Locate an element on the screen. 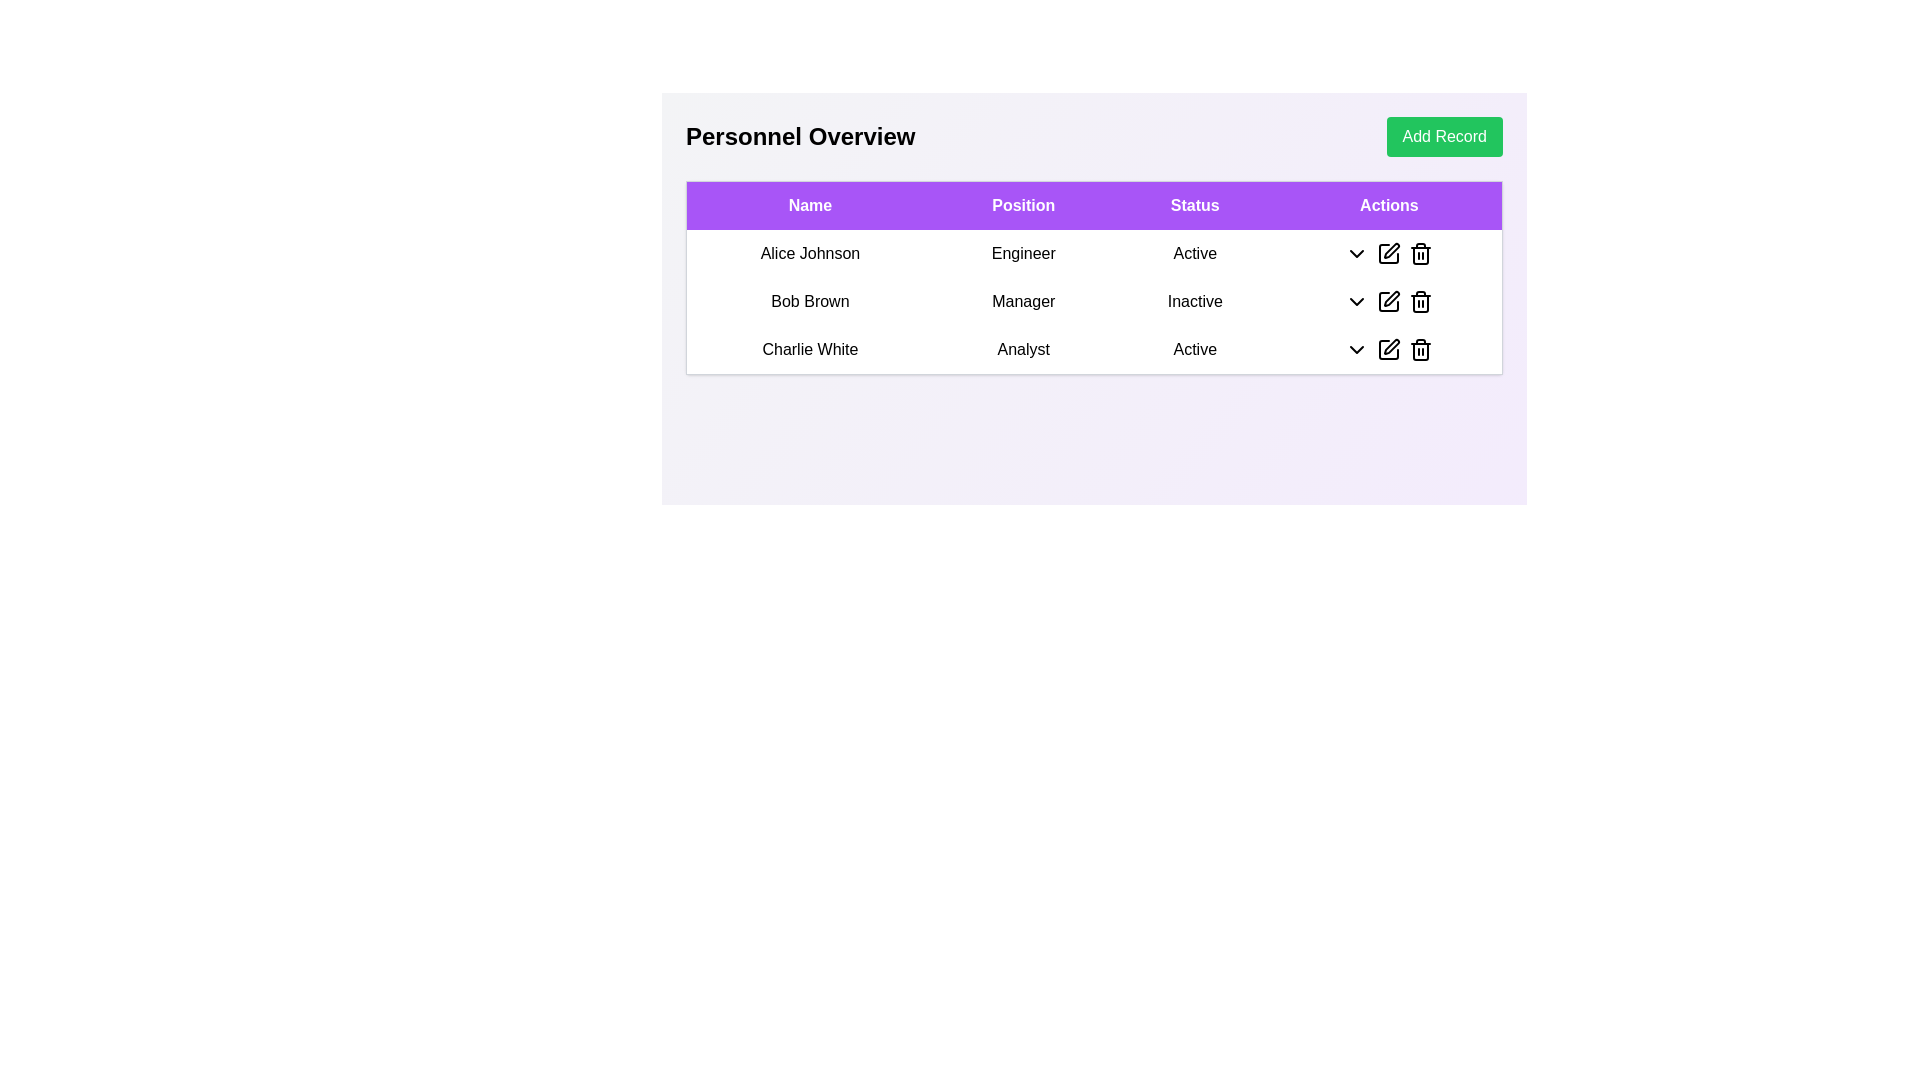 The height and width of the screenshot is (1080, 1920). the header cell labeled 'Actions' with a purple background and white text, which is the fourth column header in the table layout is located at coordinates (1388, 205).